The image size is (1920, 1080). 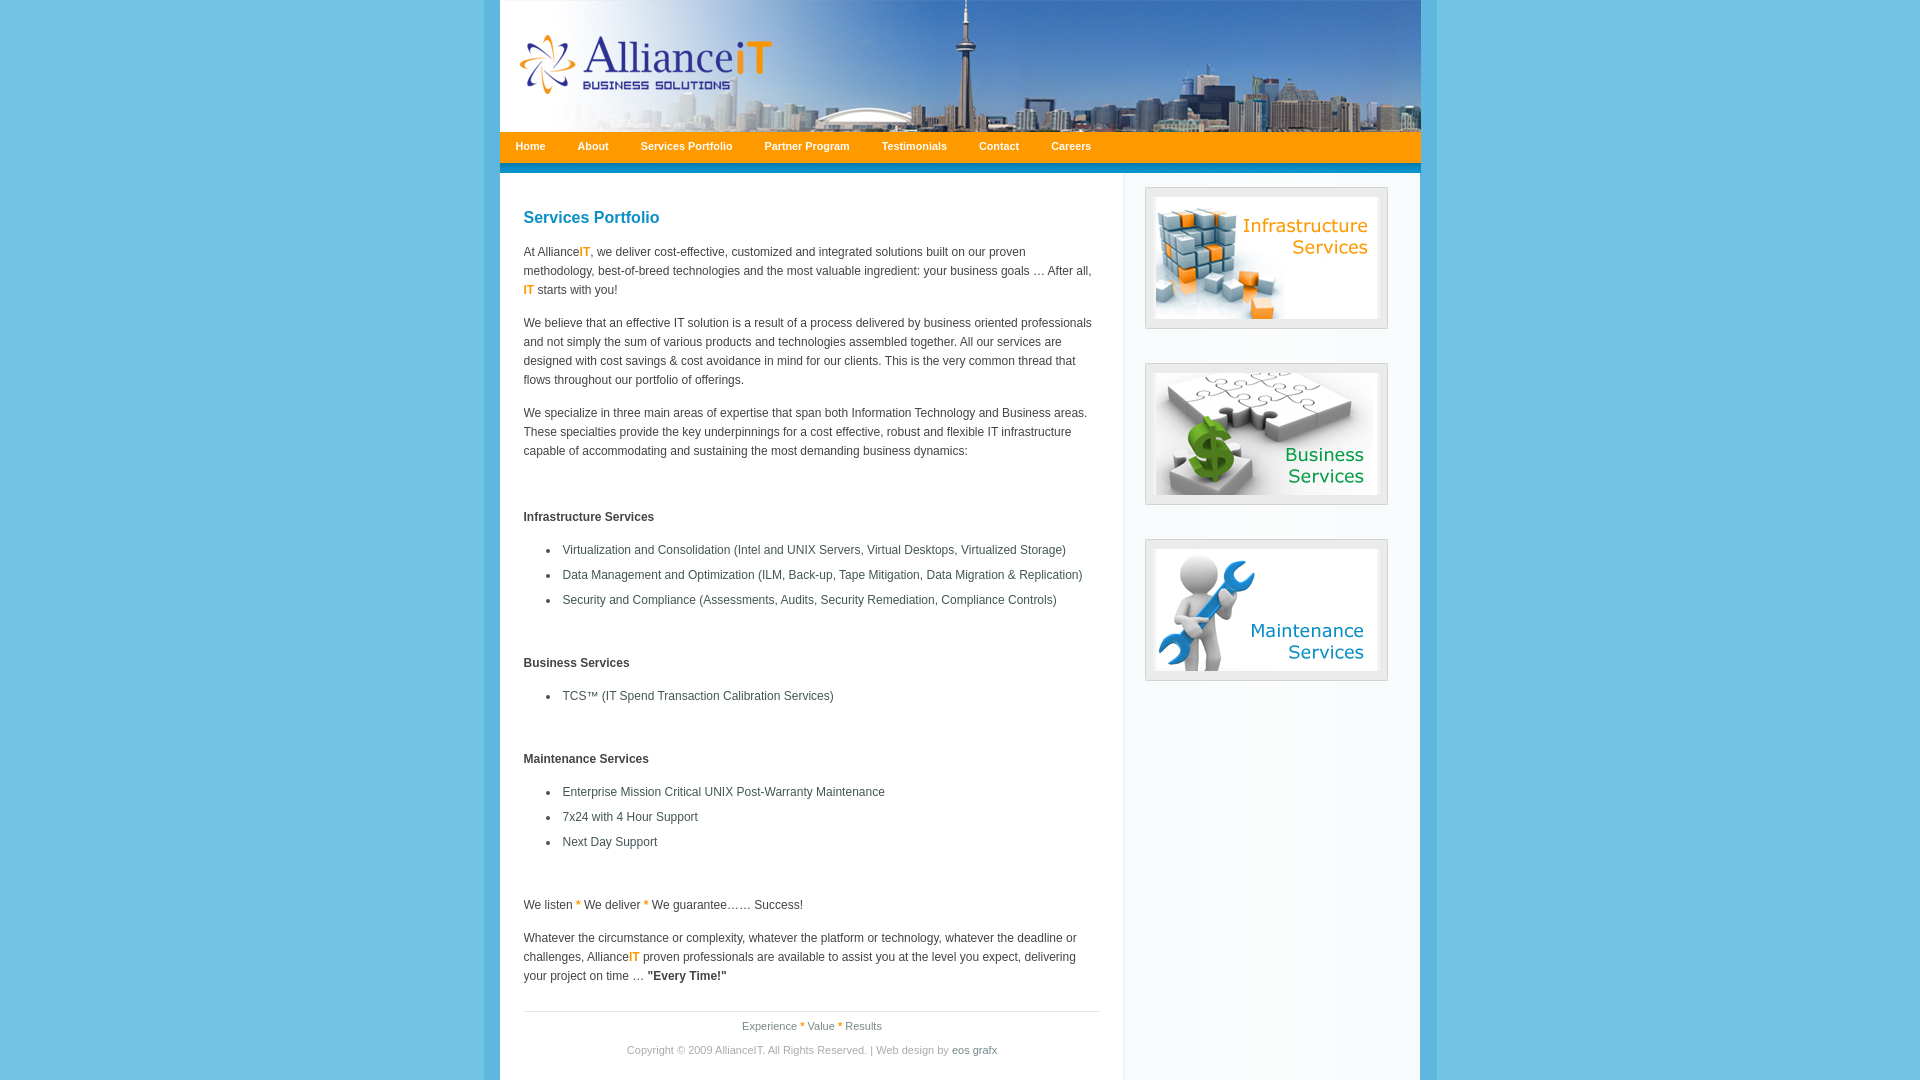 What do you see at coordinates (806, 145) in the screenshot?
I see `'Partner Program'` at bounding box center [806, 145].